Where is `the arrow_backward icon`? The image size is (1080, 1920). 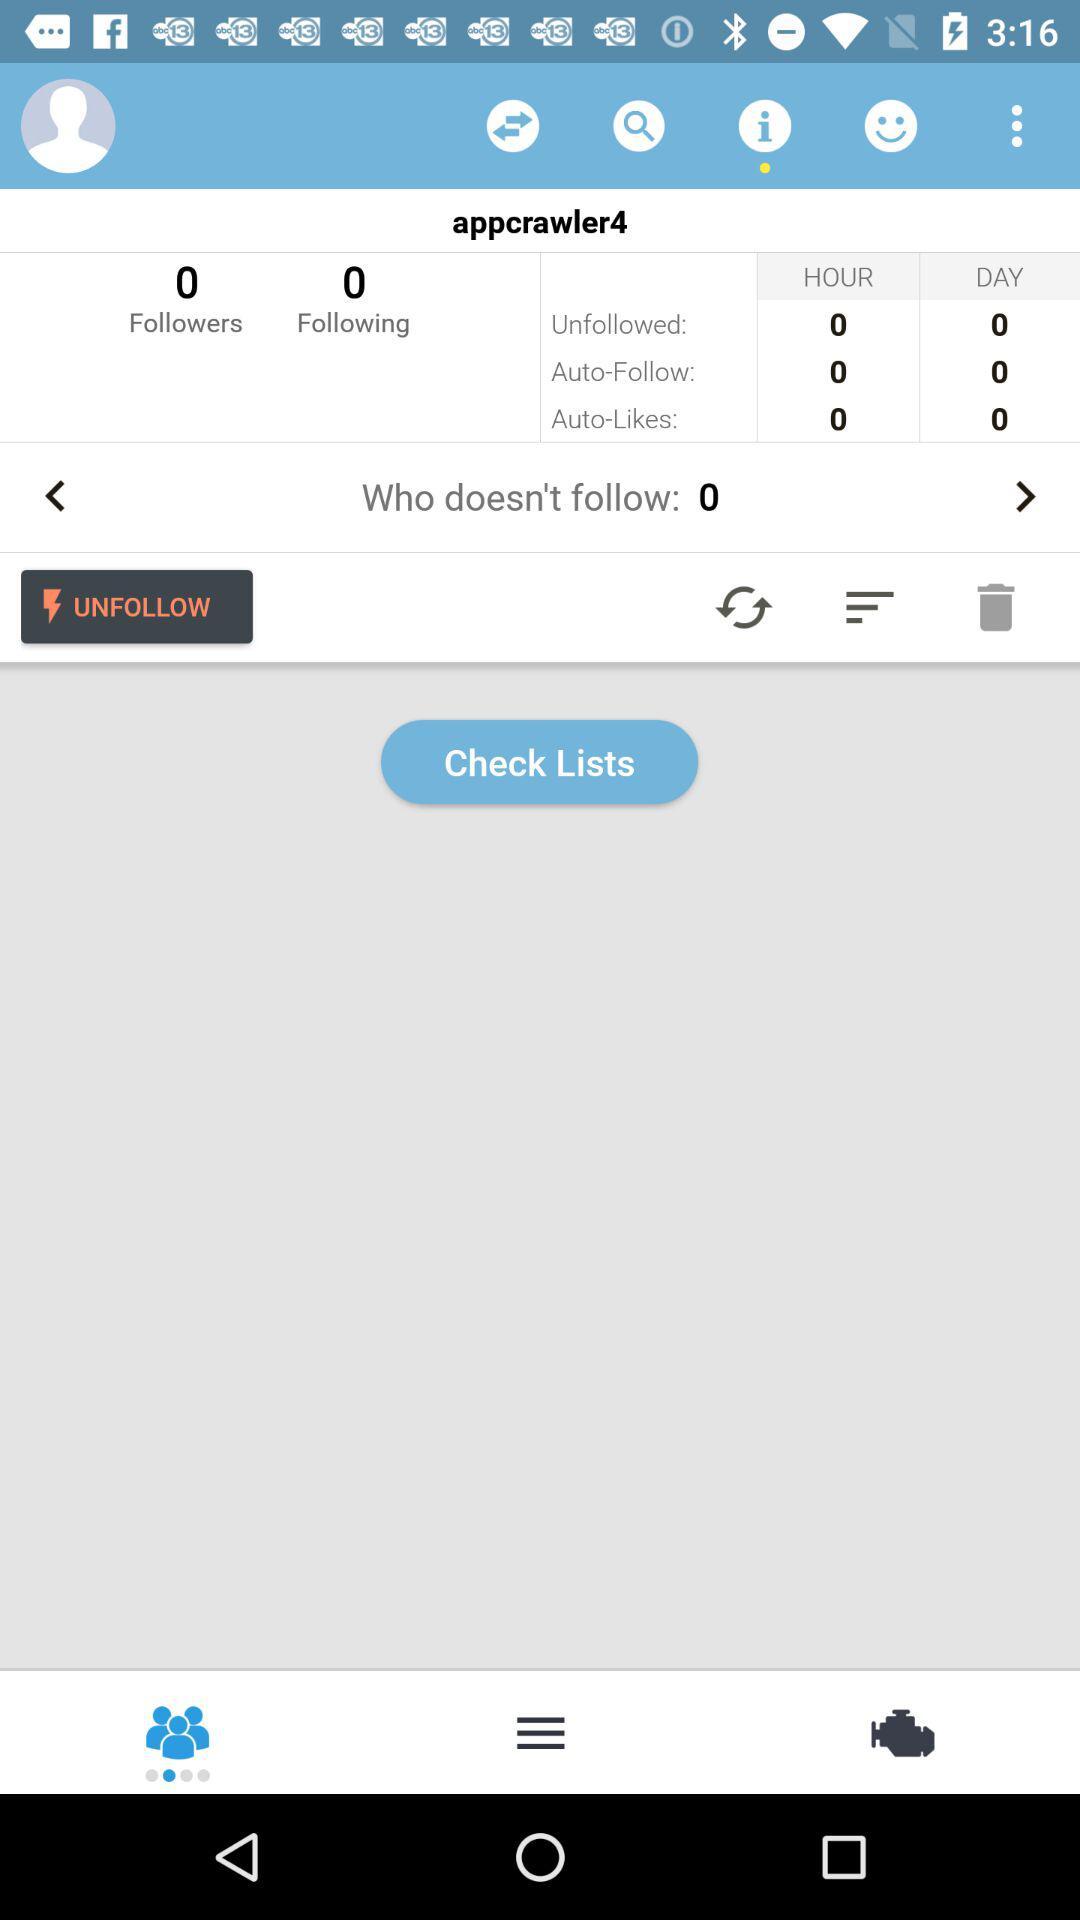 the arrow_backward icon is located at coordinates (54, 496).